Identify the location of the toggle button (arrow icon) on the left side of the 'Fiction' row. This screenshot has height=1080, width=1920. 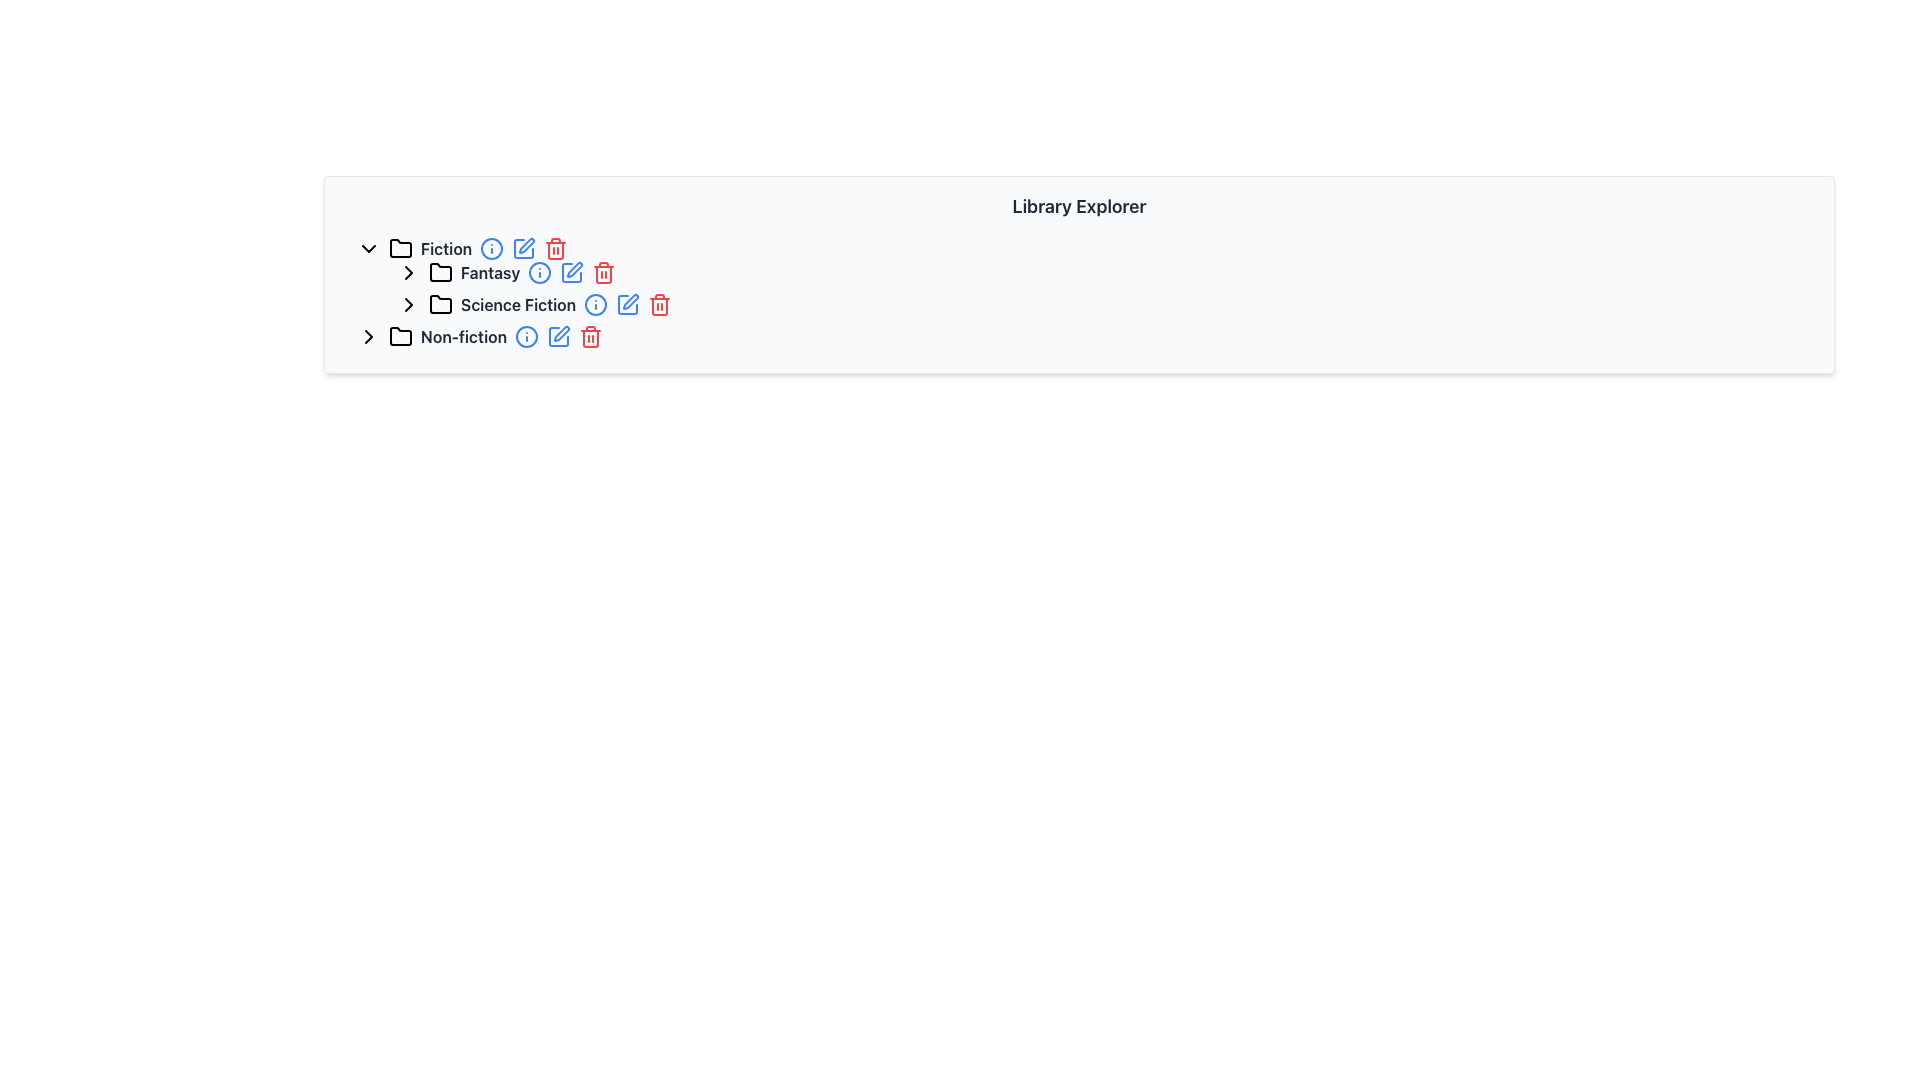
(369, 248).